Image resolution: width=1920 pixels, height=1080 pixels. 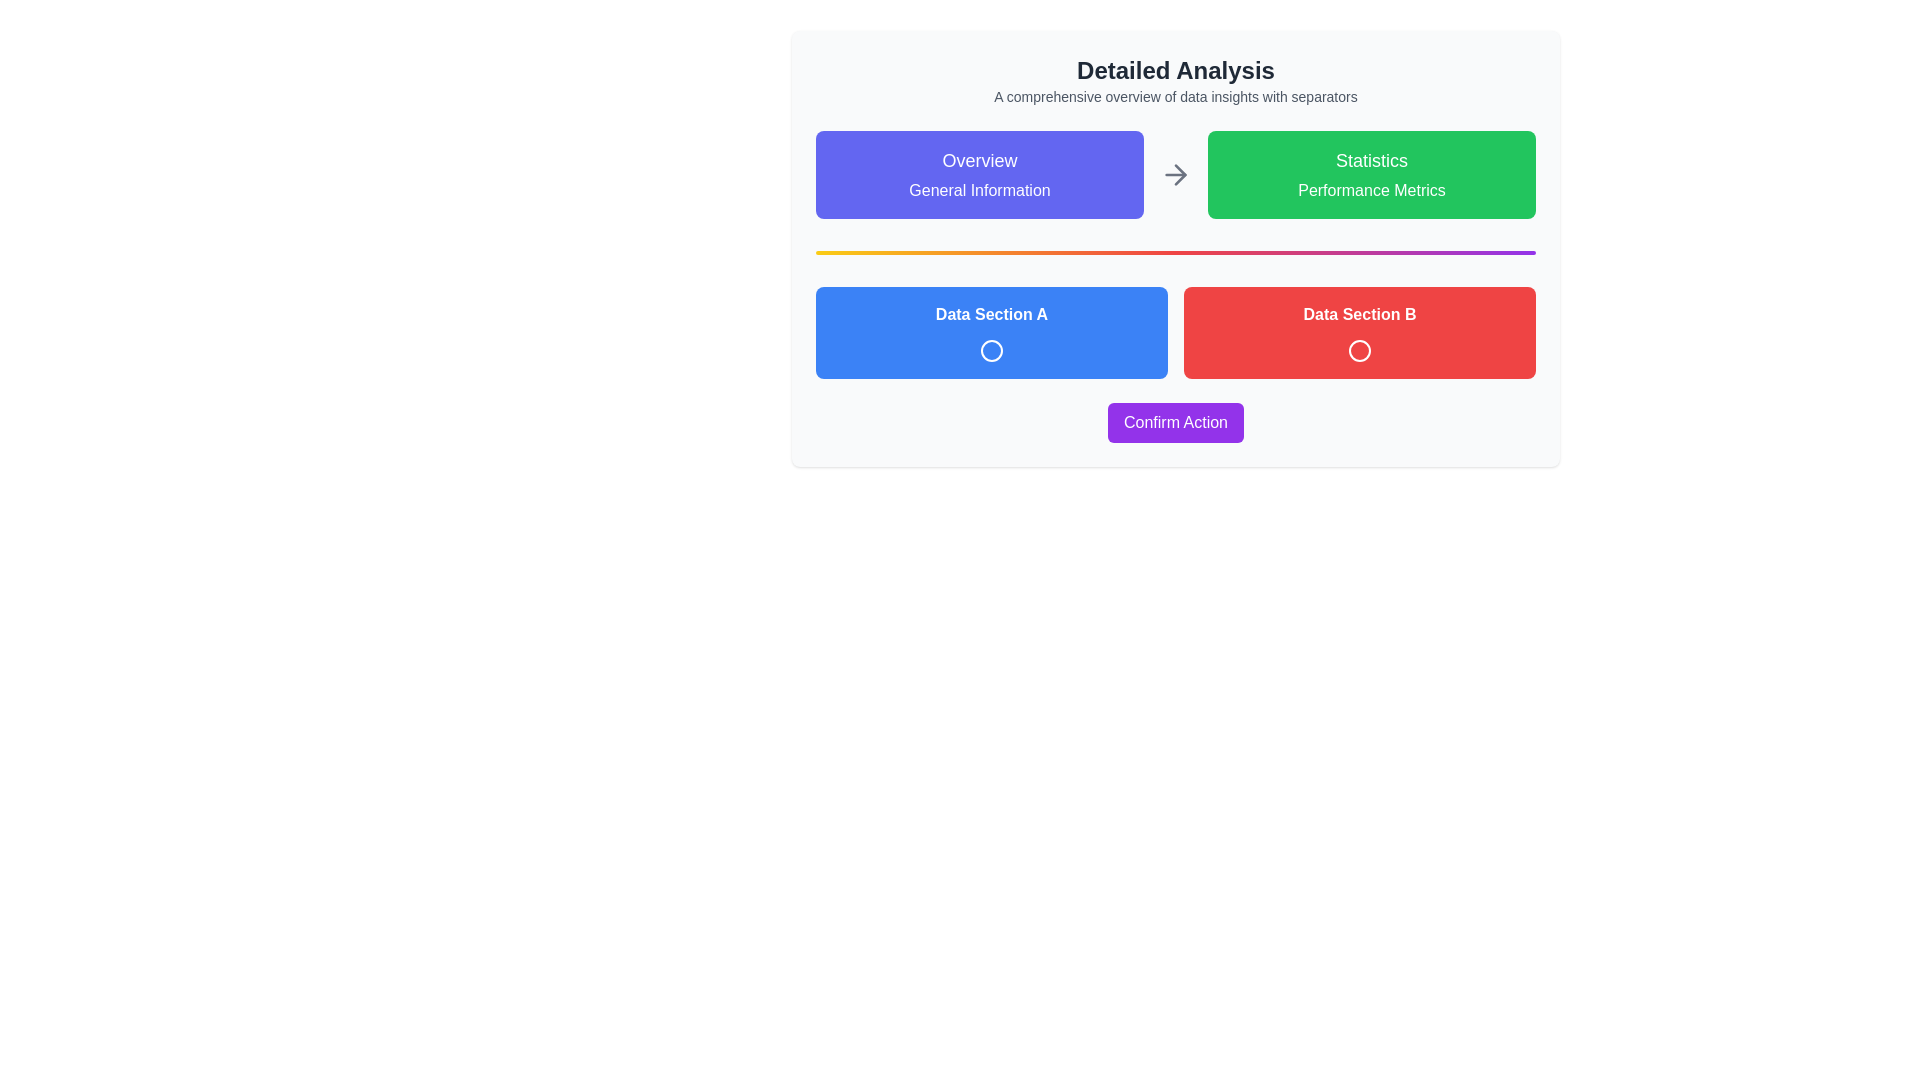 What do you see at coordinates (1176, 96) in the screenshot?
I see `the static text label that serves as a descriptive subheading located directly beneath the 'Detailed Analysis' header` at bounding box center [1176, 96].